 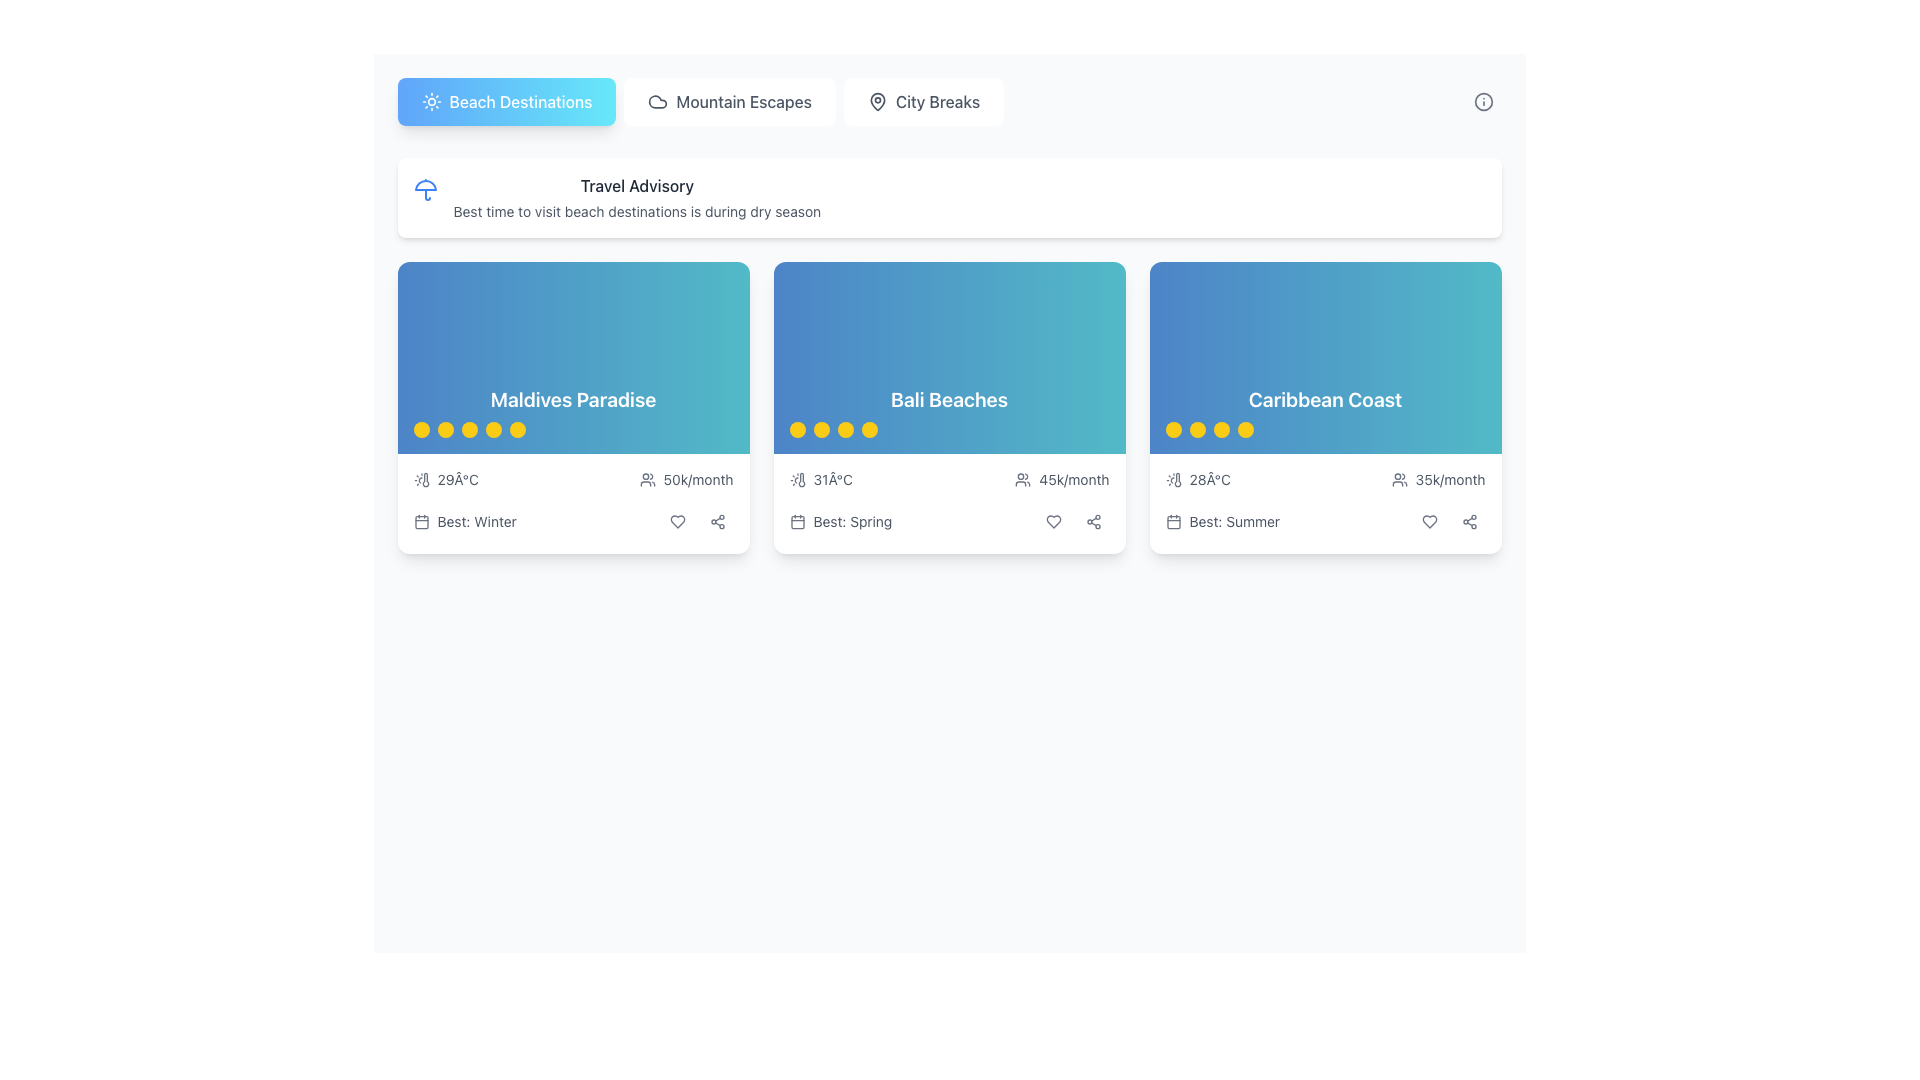 I want to click on 'Summer' label located at the bottom of the 'Caribbean Coast' card, which is the third card in a three-column row, next to a calendar icon, so click(x=1233, y=520).